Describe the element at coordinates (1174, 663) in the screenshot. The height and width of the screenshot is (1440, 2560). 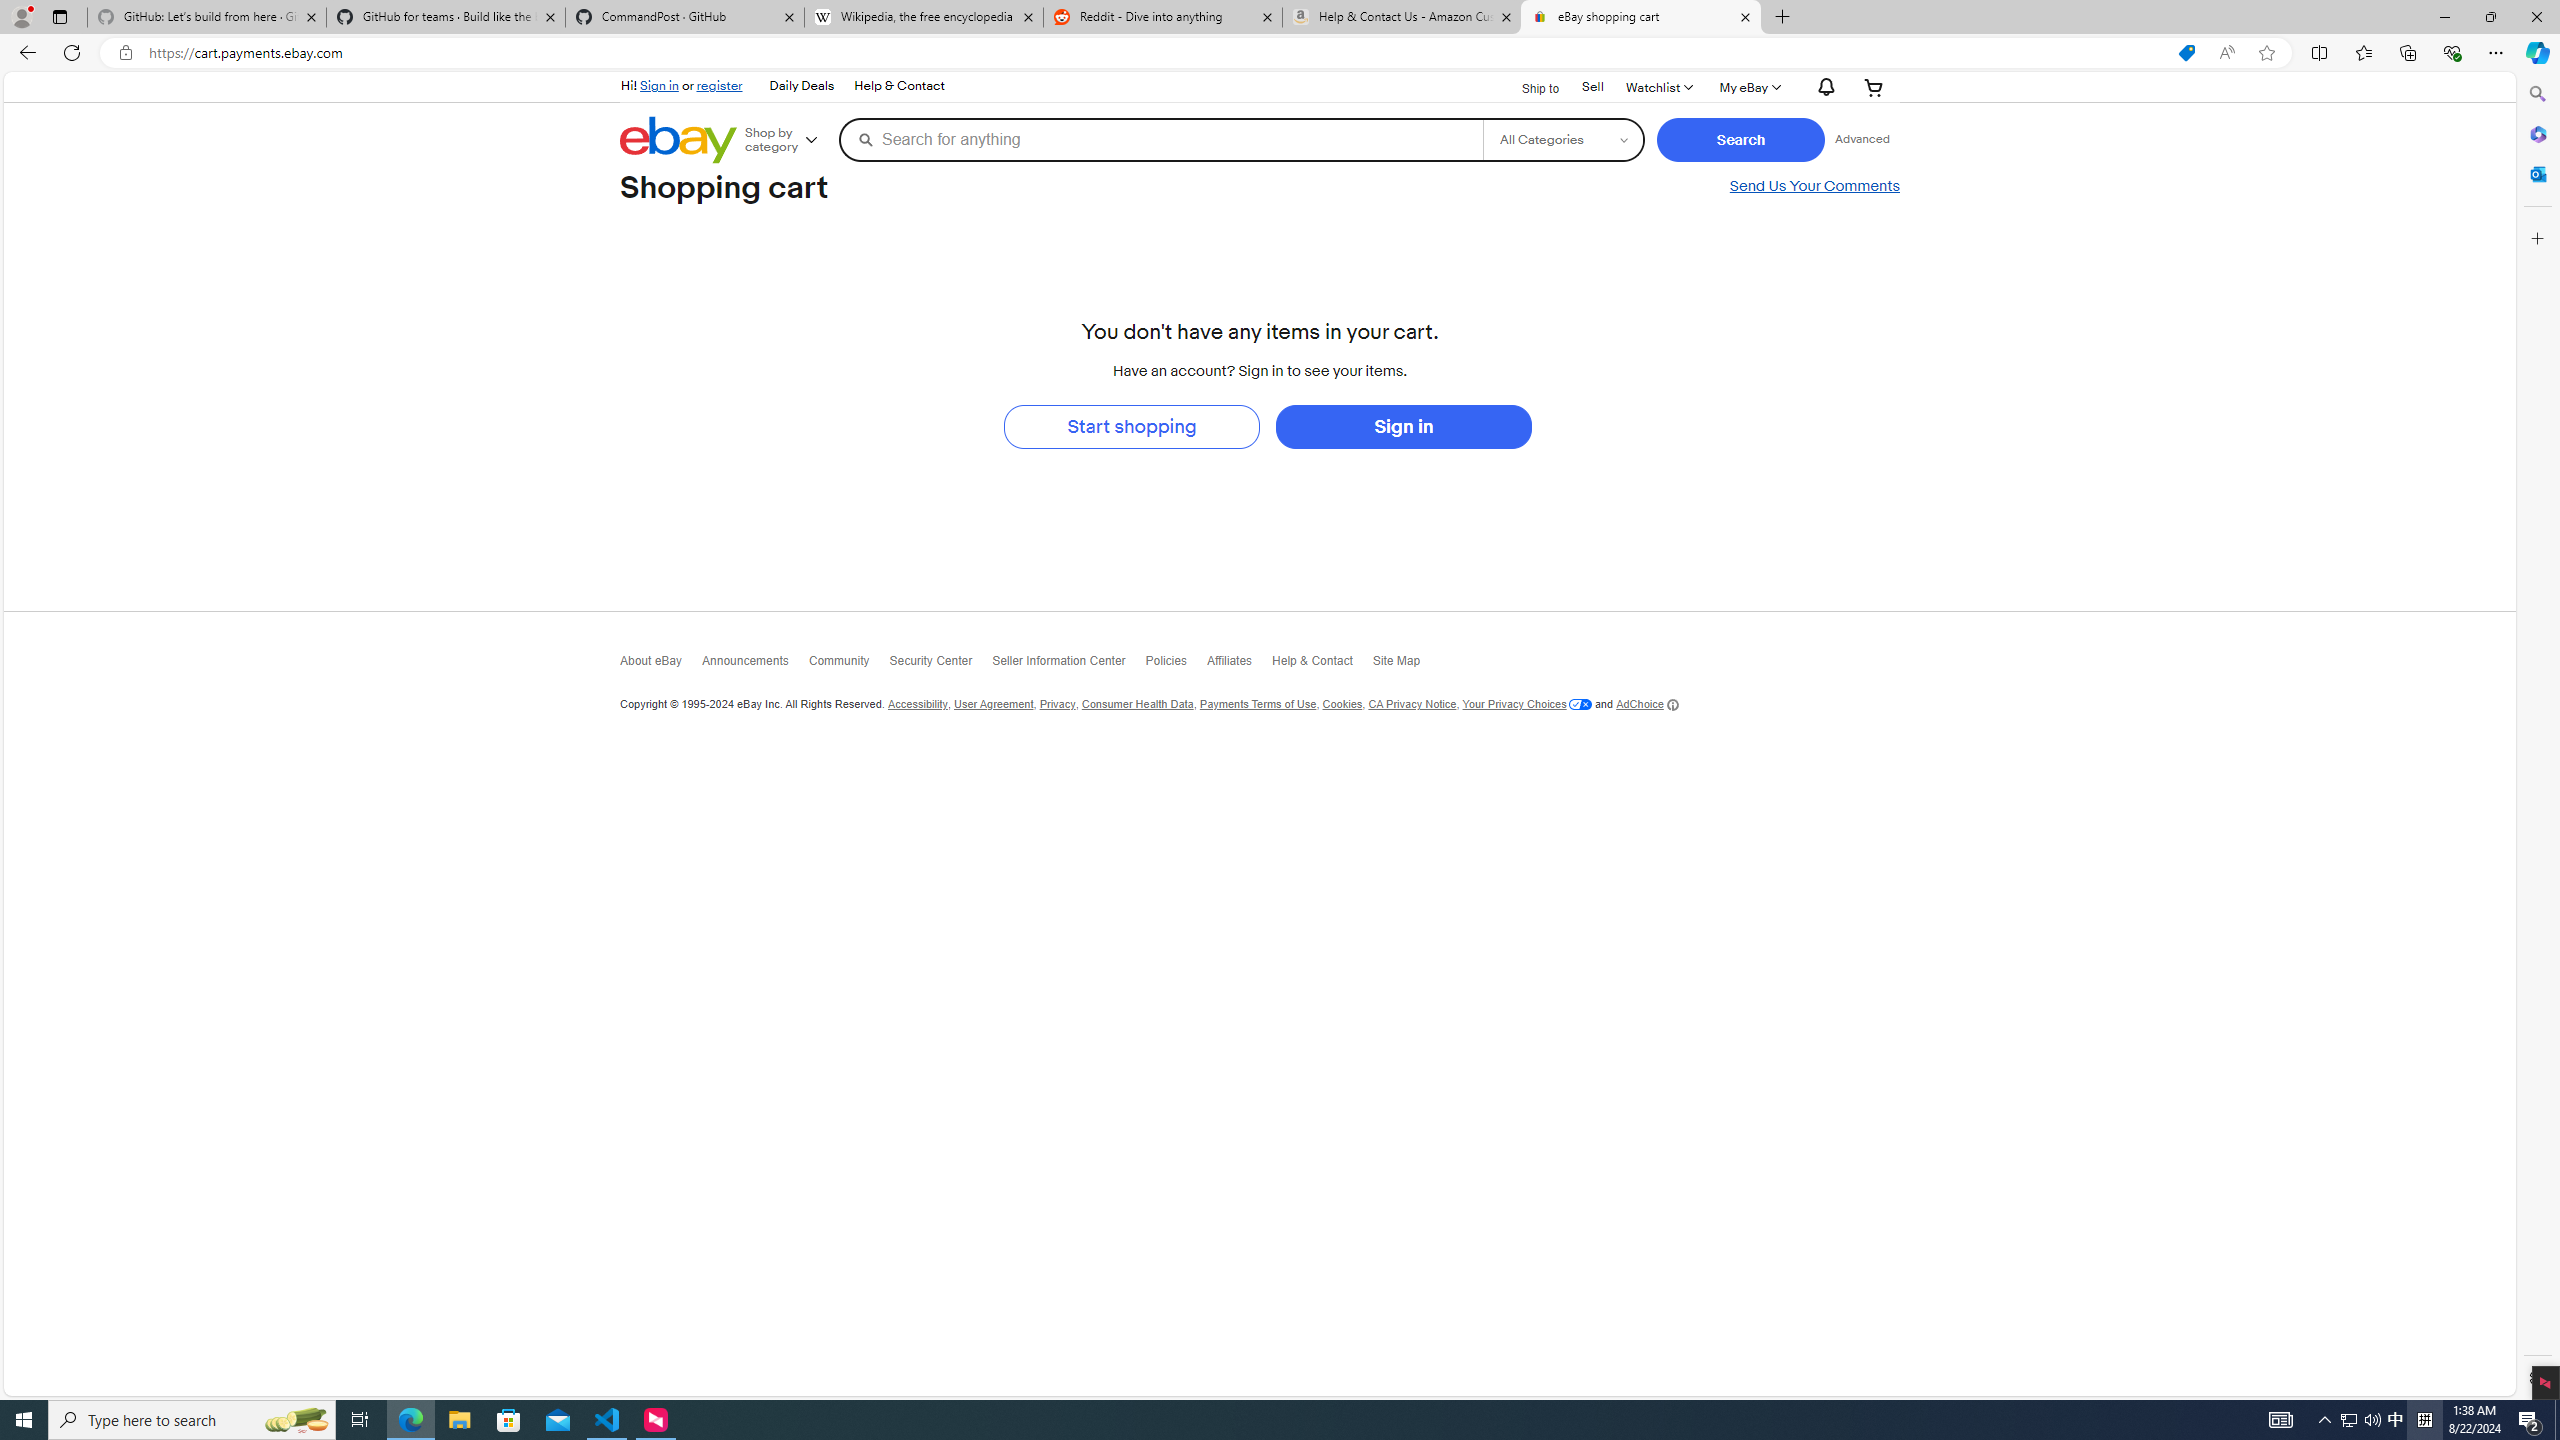
I see `'Policies'` at that location.